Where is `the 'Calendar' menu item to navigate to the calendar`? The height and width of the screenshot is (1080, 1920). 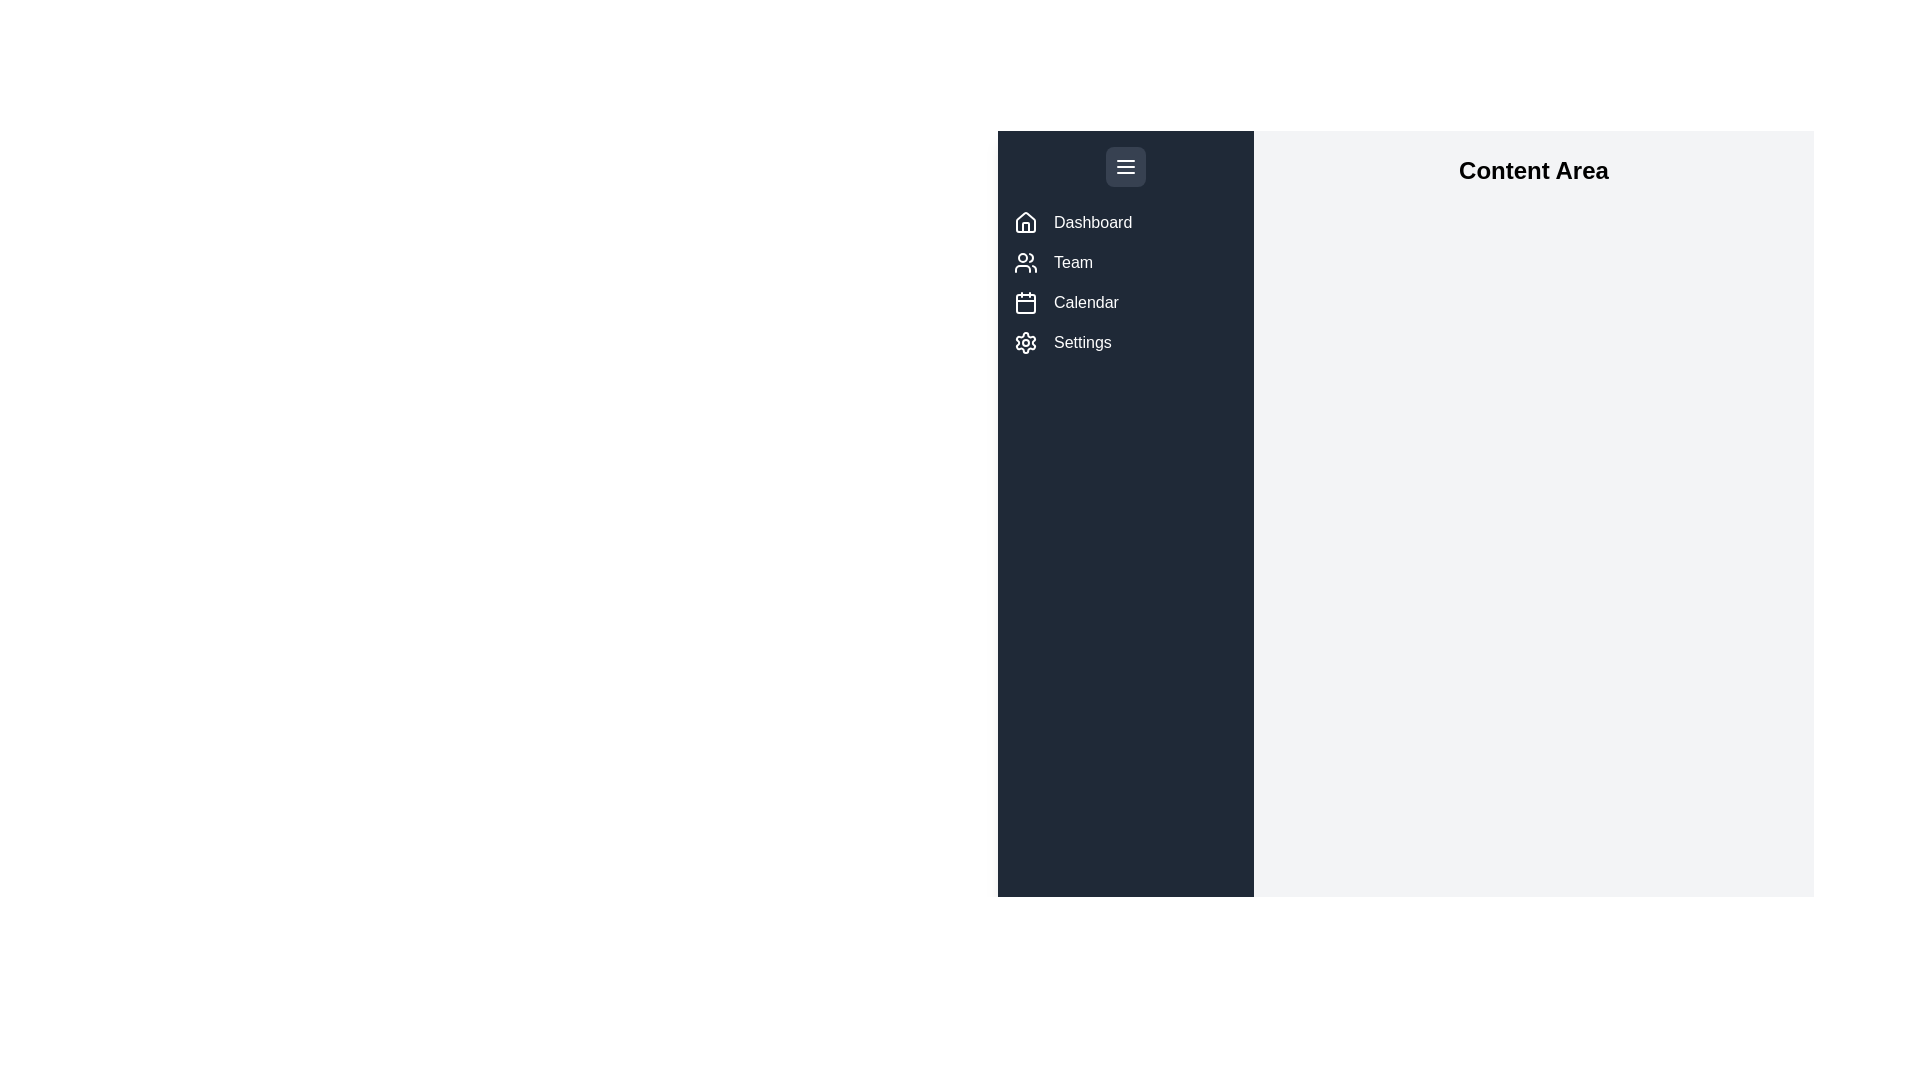
the 'Calendar' menu item to navigate to the calendar is located at coordinates (1126, 303).